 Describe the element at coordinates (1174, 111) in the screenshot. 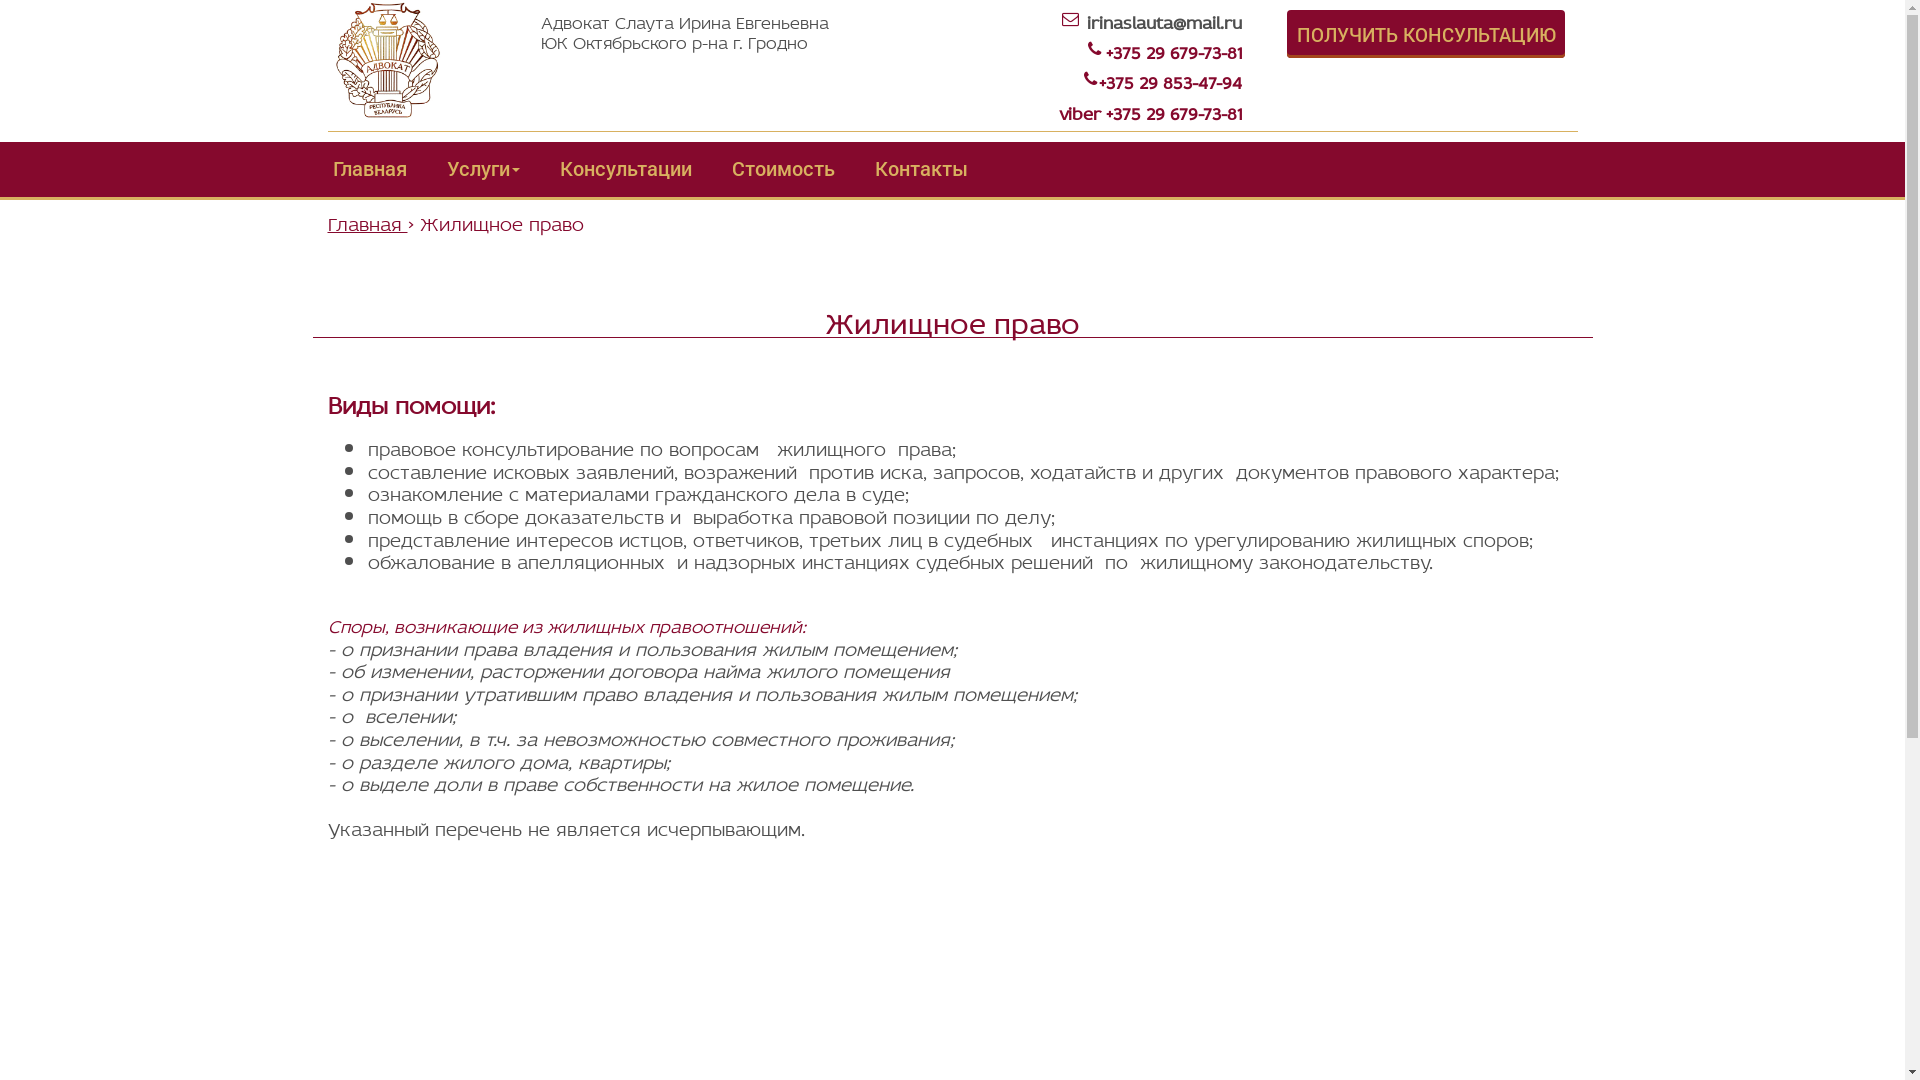

I see `'+375 29 679-73-81'` at that location.